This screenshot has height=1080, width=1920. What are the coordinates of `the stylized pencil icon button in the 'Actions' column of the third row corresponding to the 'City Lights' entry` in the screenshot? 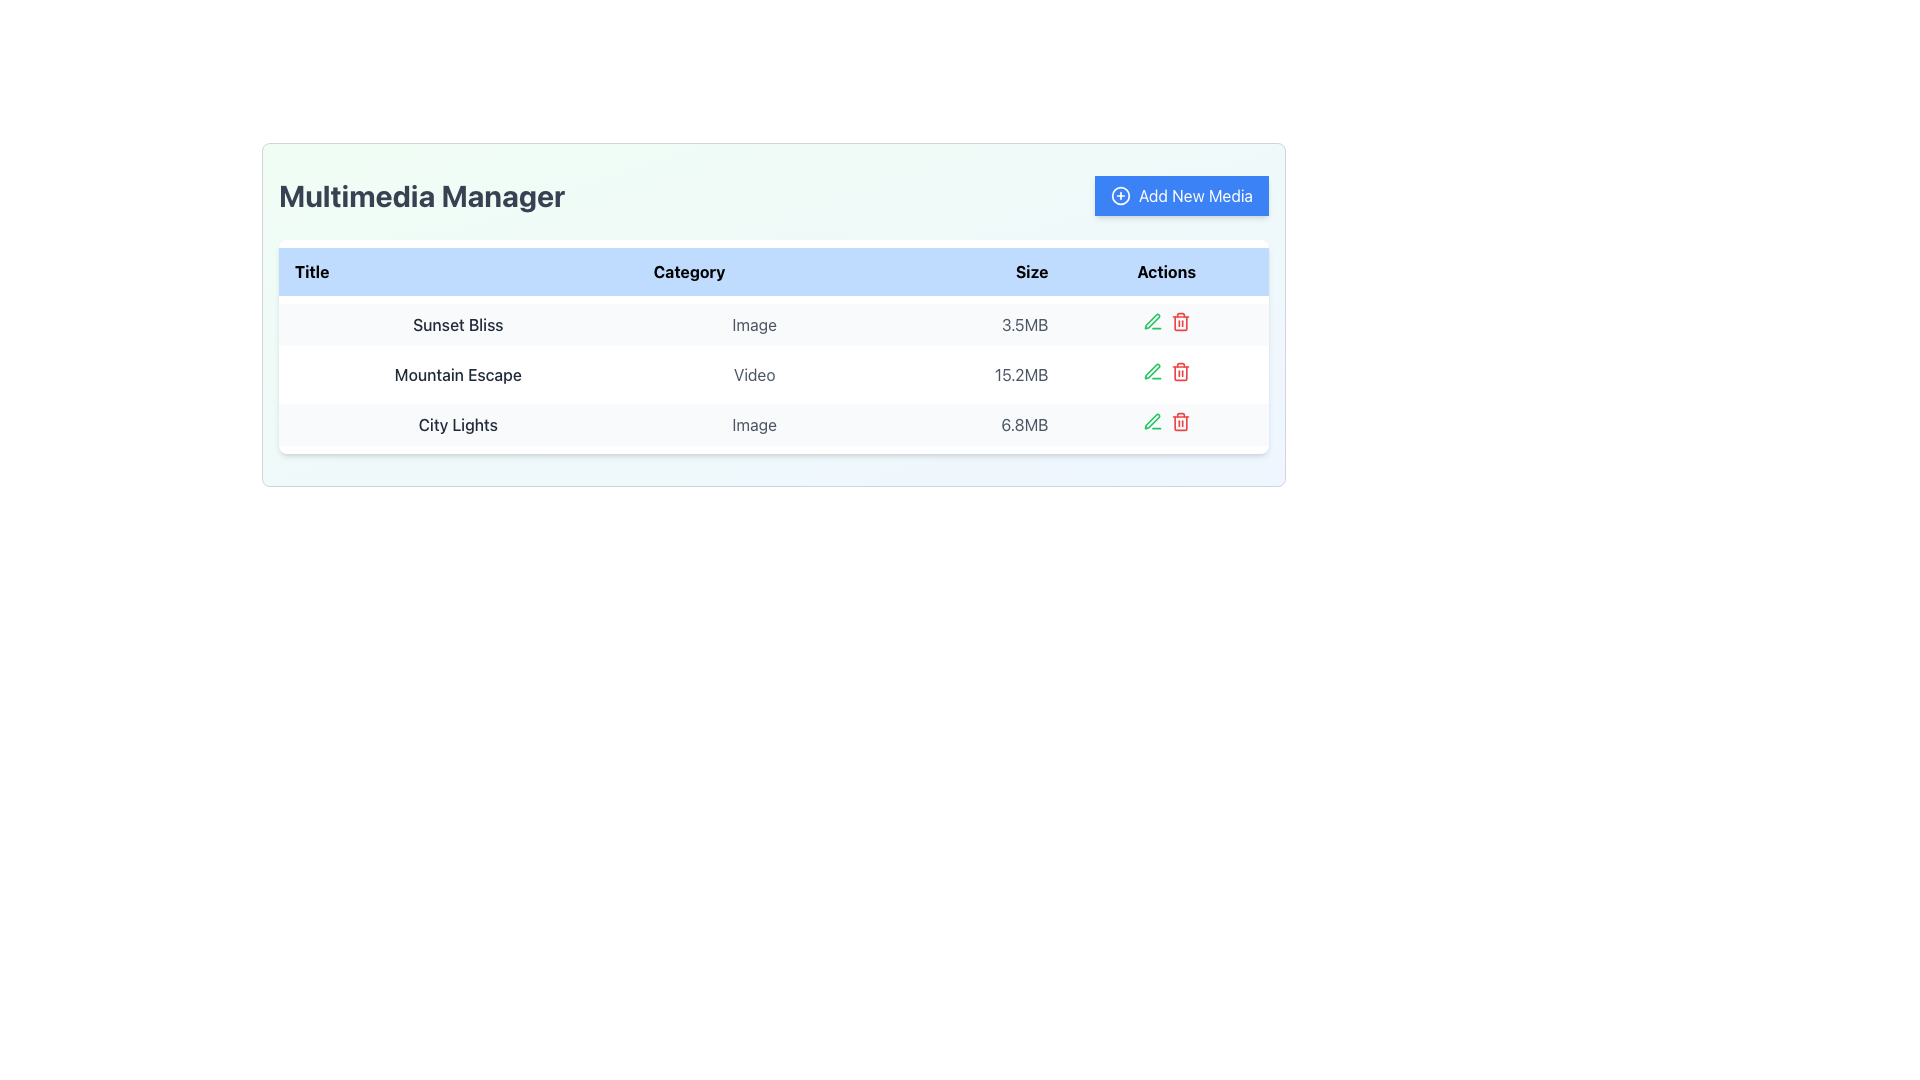 It's located at (1152, 420).